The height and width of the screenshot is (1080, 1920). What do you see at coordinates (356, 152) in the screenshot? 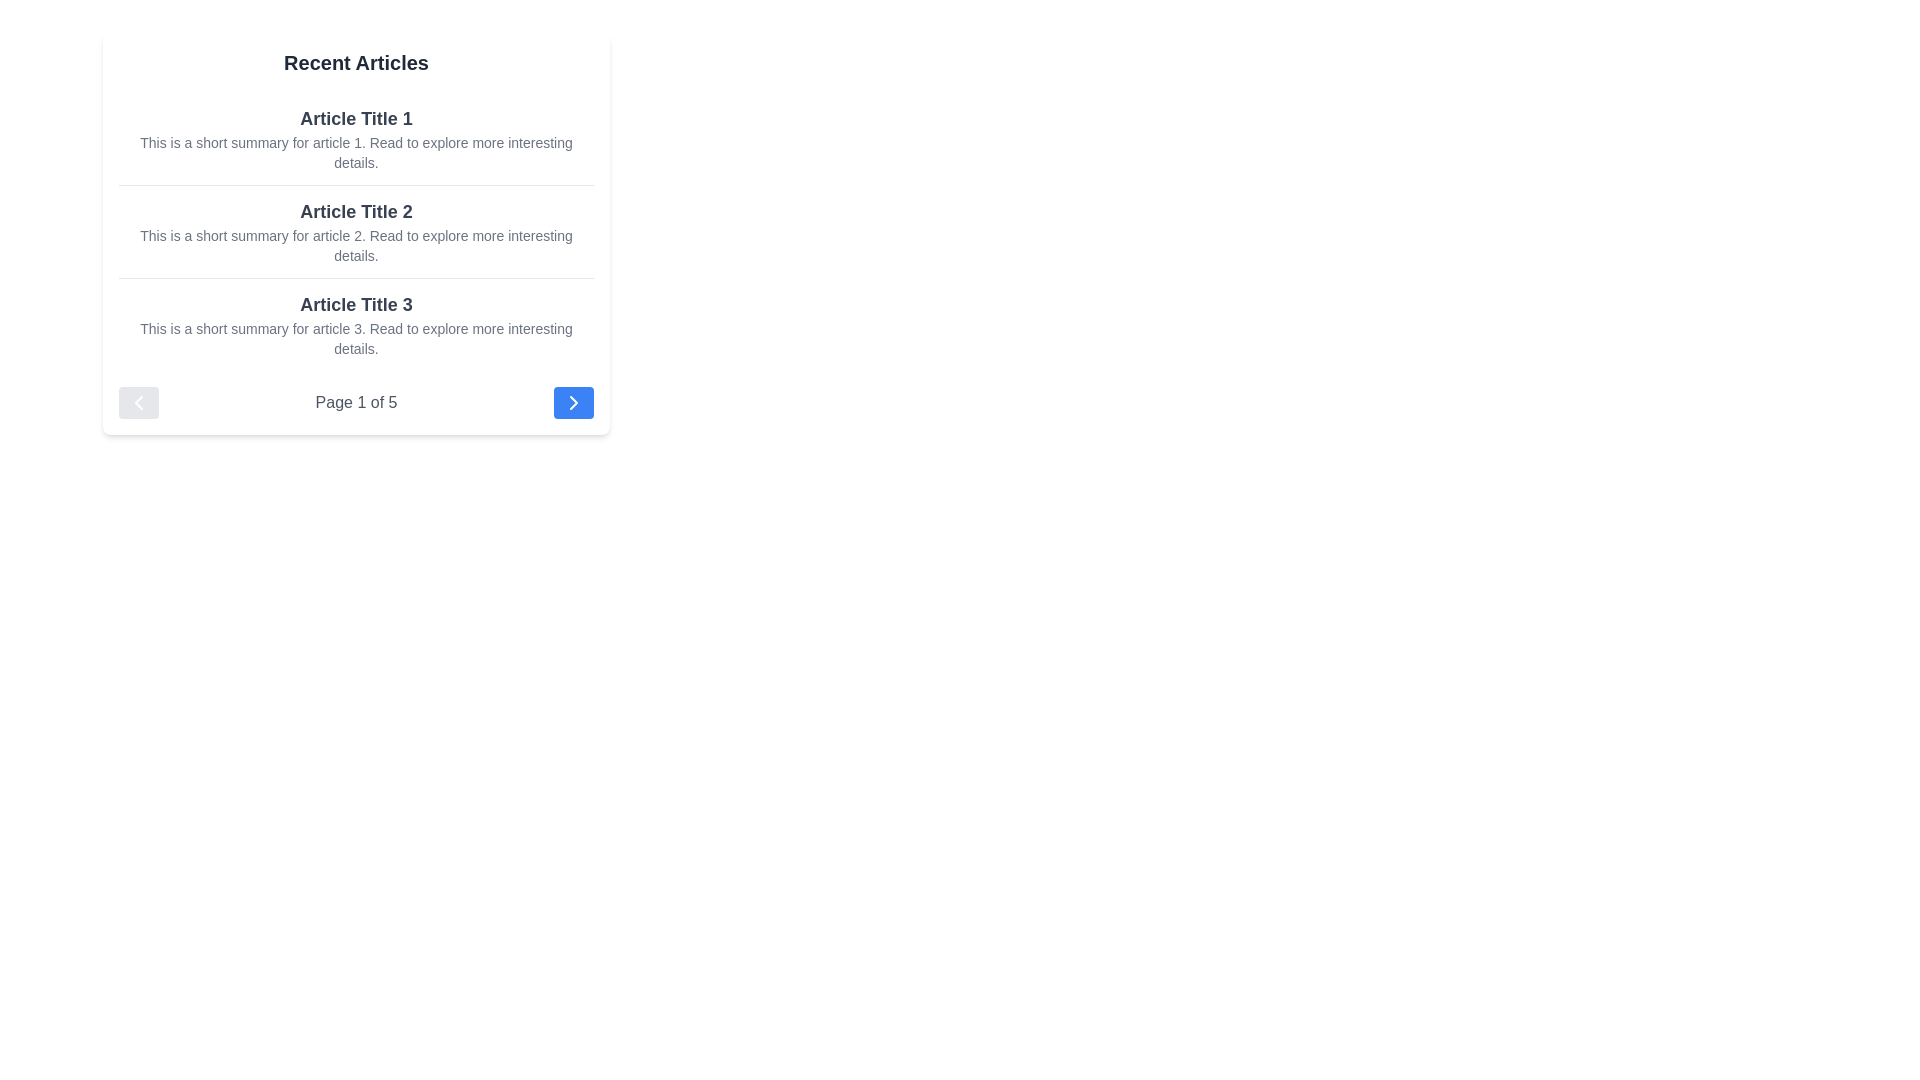
I see `the summary text block located below 'Article Title 1' in small, gray-colored font, which is the first summary in the list of articles` at bounding box center [356, 152].